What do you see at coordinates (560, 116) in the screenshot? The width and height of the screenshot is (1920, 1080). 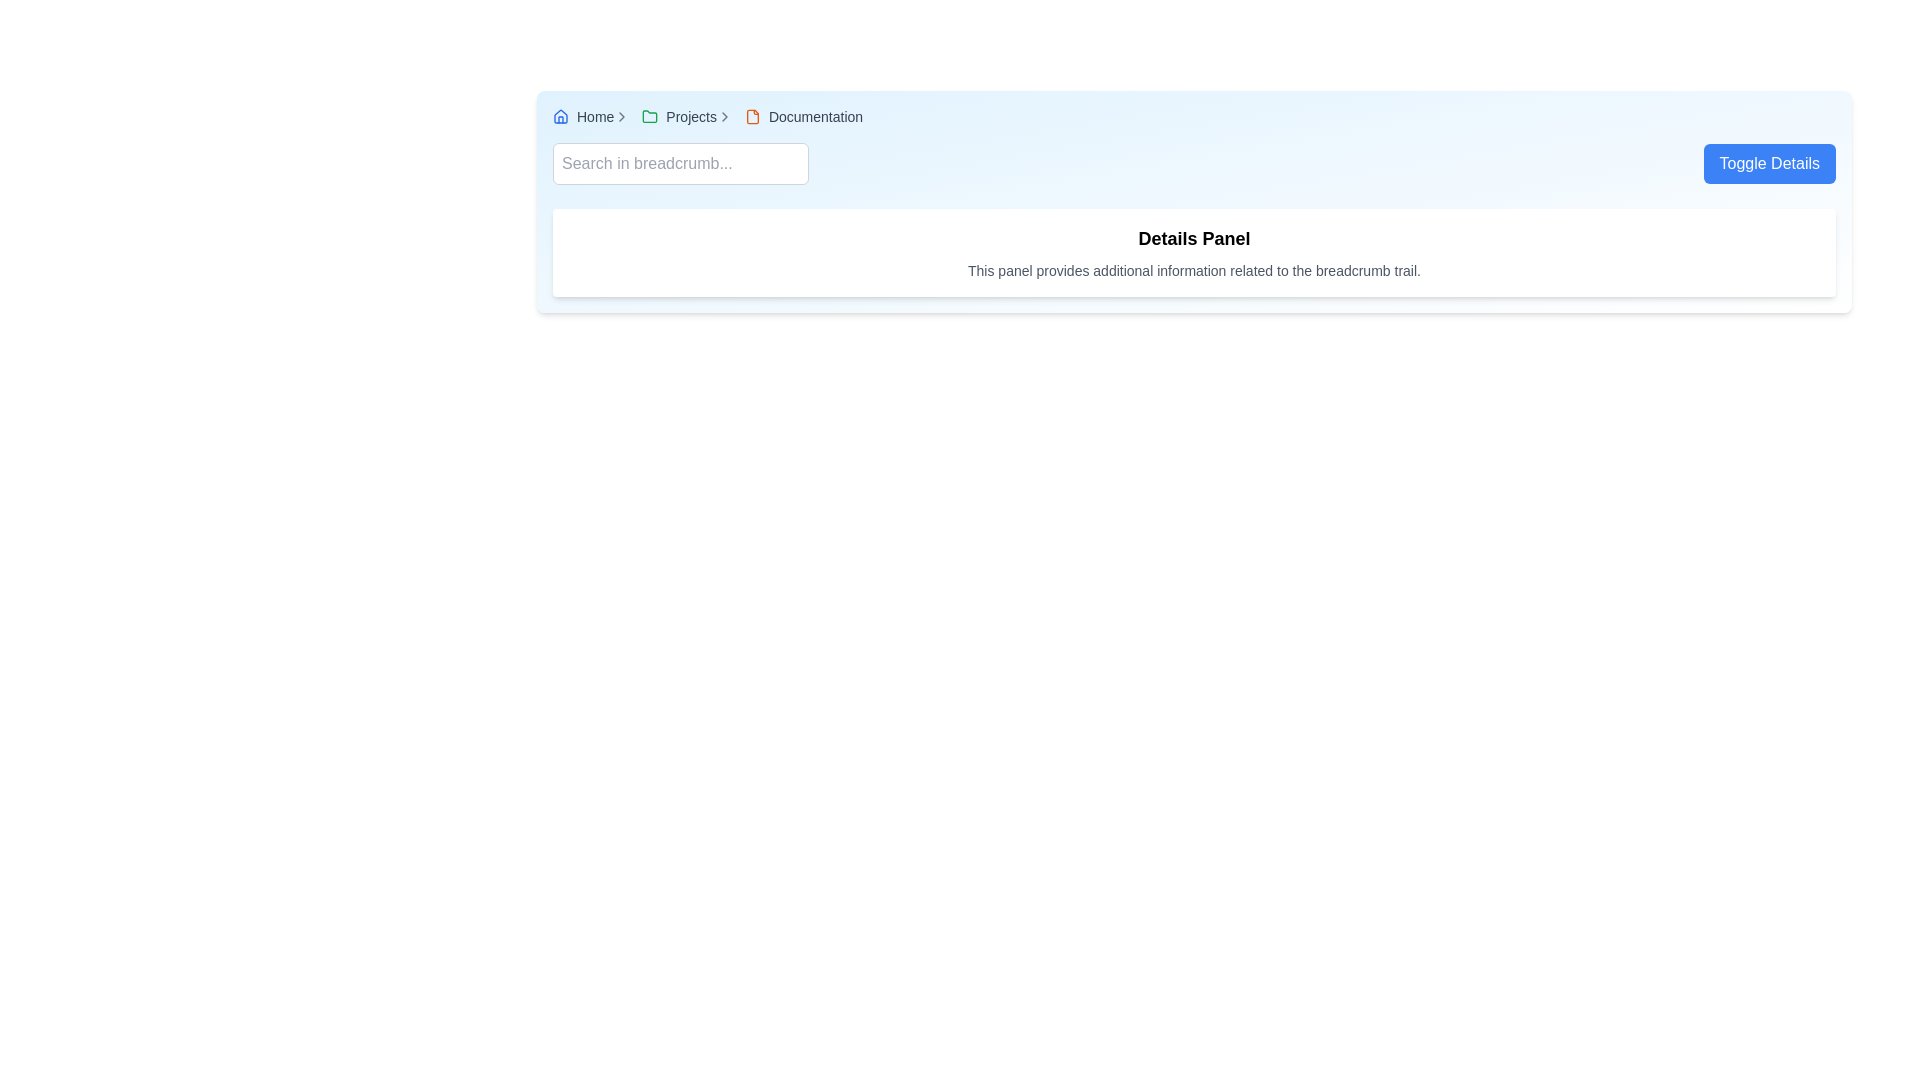 I see `the house icon in the navigation bar` at bounding box center [560, 116].